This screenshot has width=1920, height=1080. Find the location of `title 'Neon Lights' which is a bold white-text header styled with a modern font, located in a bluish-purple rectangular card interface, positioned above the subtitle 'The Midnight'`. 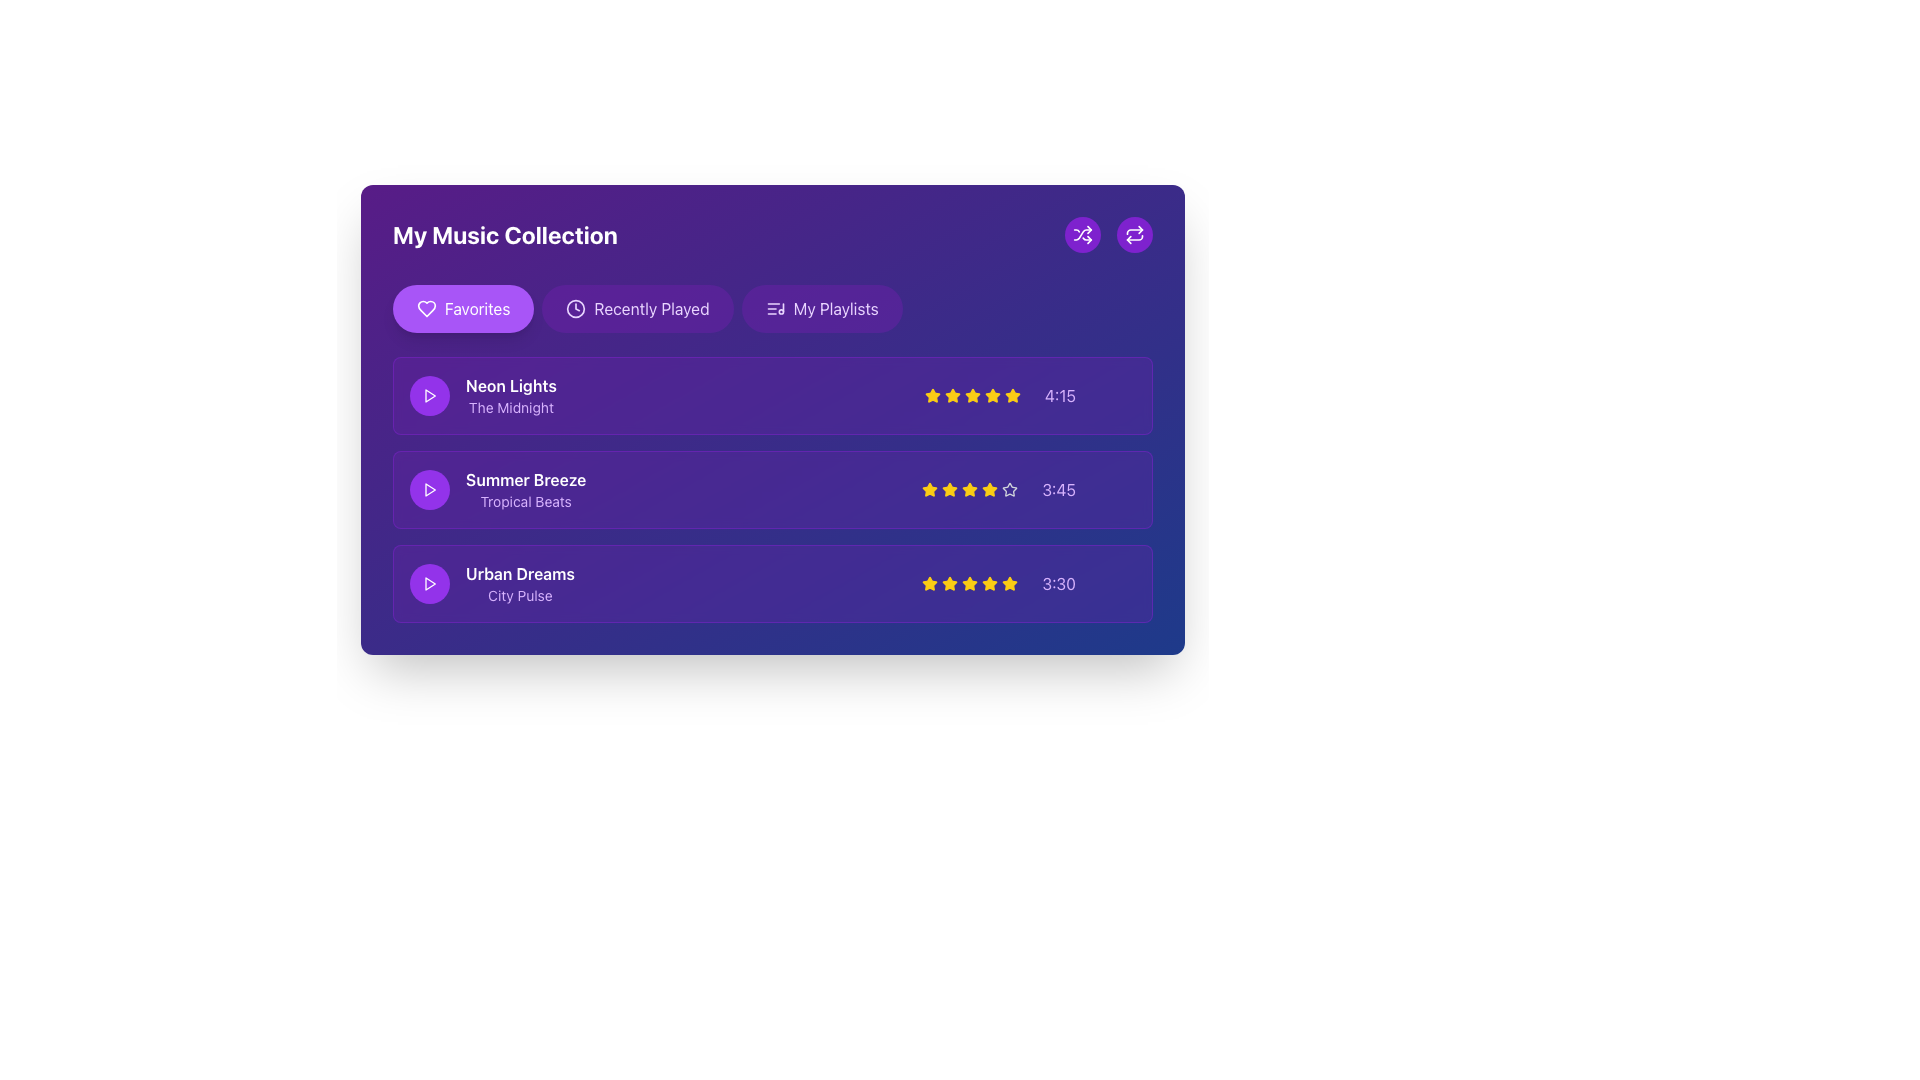

title 'Neon Lights' which is a bold white-text header styled with a modern font, located in a bluish-purple rectangular card interface, positioned above the subtitle 'The Midnight' is located at coordinates (511, 385).